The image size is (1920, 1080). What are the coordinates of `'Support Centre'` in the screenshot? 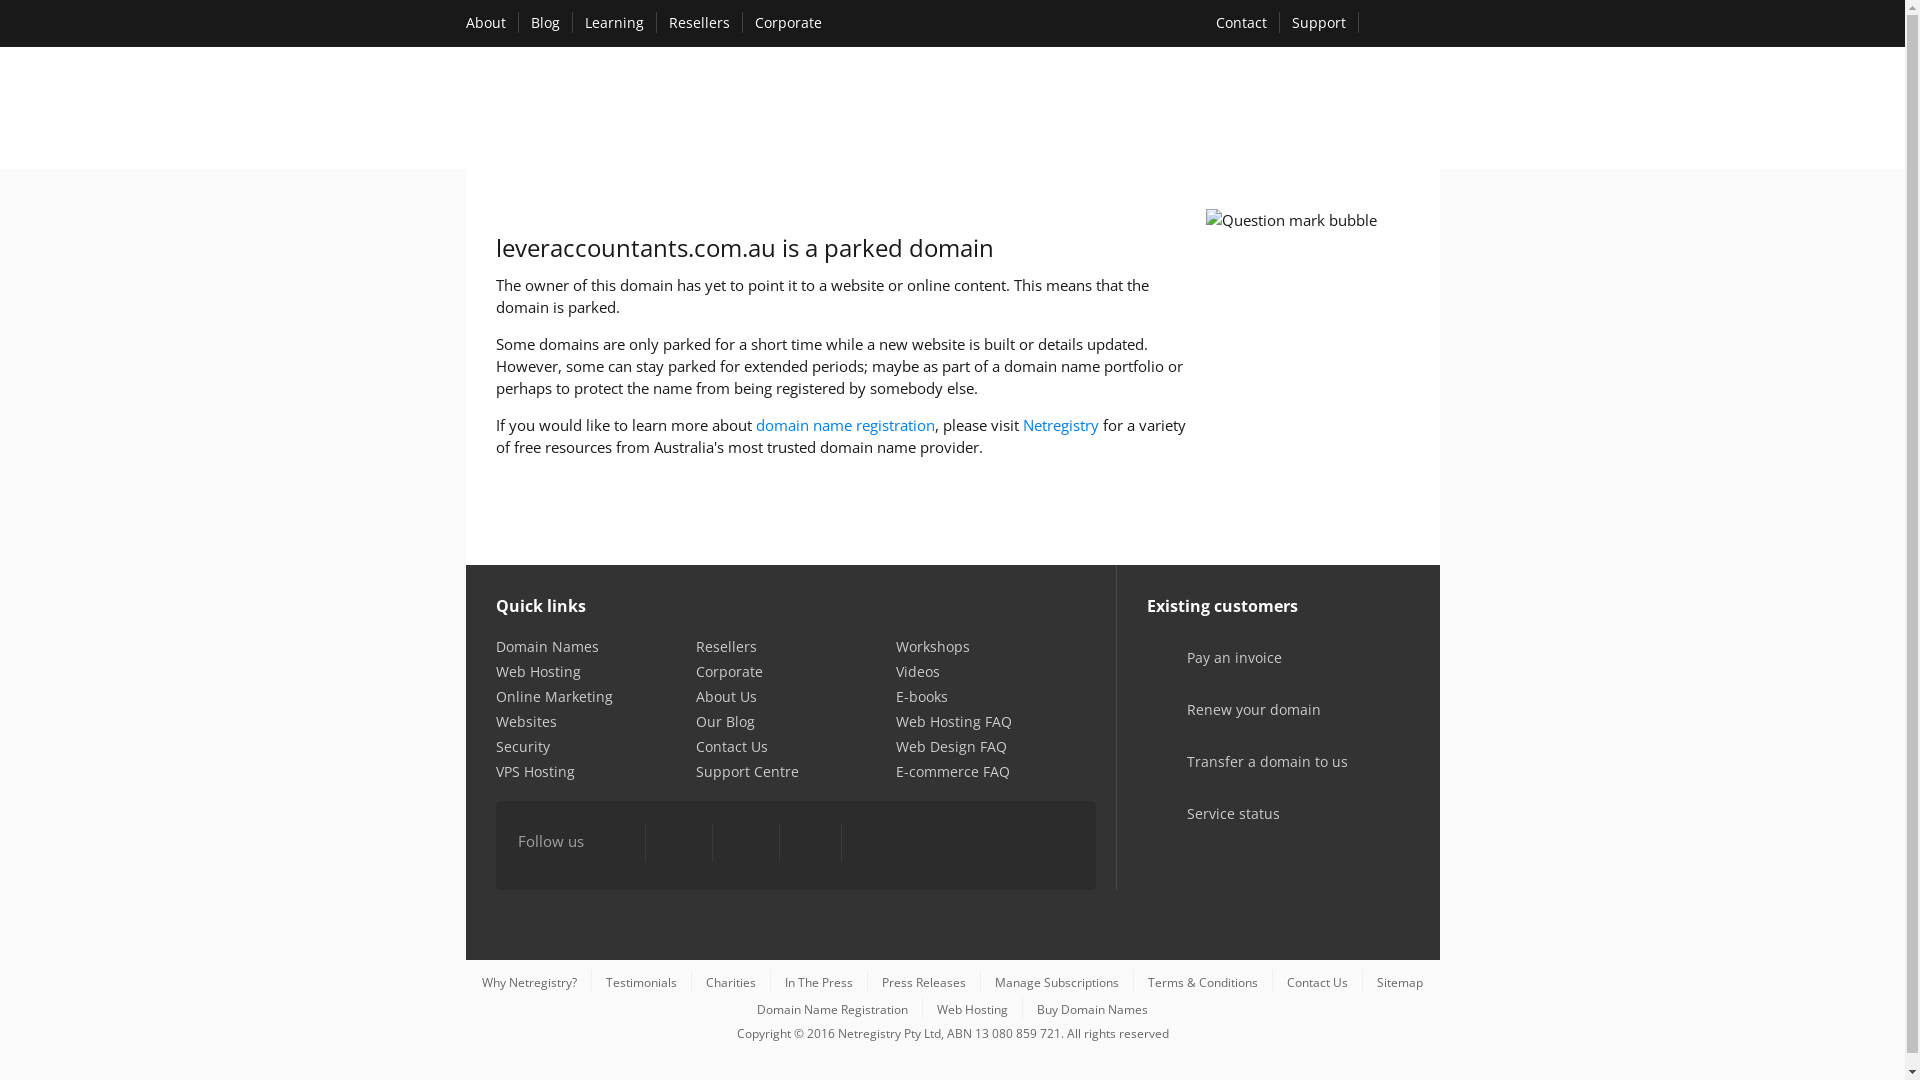 It's located at (746, 770).